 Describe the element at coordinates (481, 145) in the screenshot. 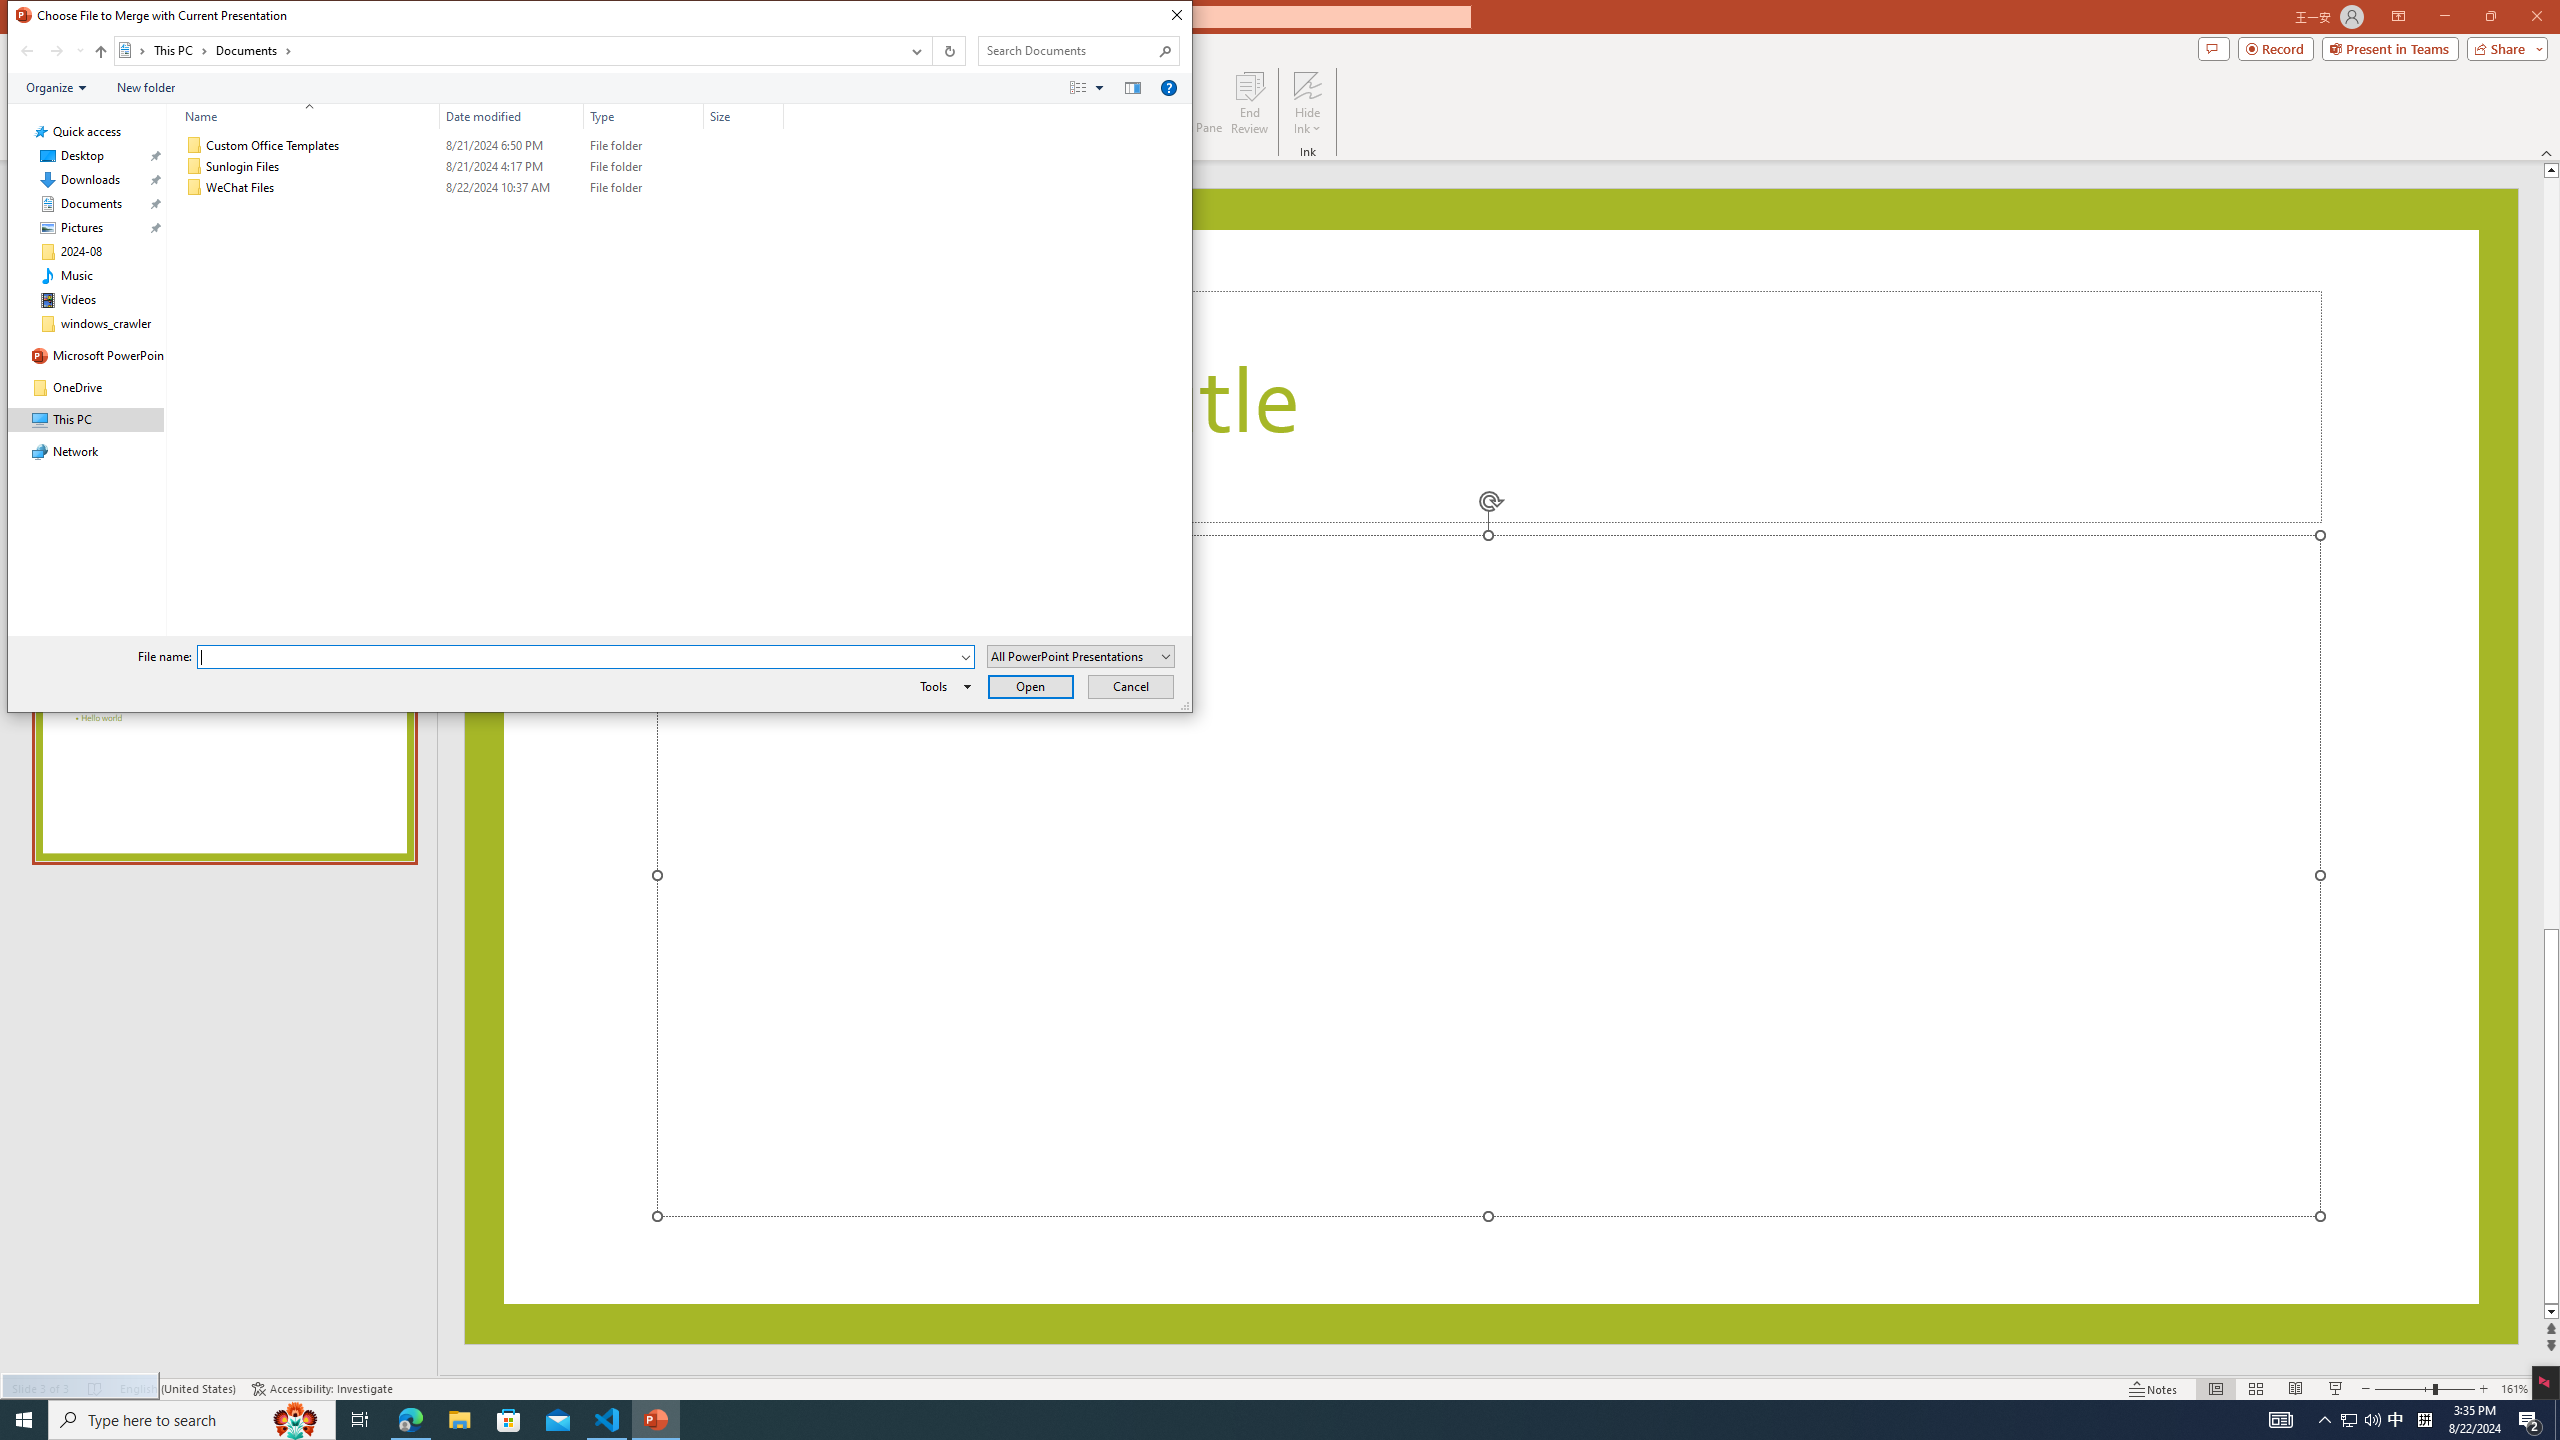

I see `'Custom Office Templates'` at that location.